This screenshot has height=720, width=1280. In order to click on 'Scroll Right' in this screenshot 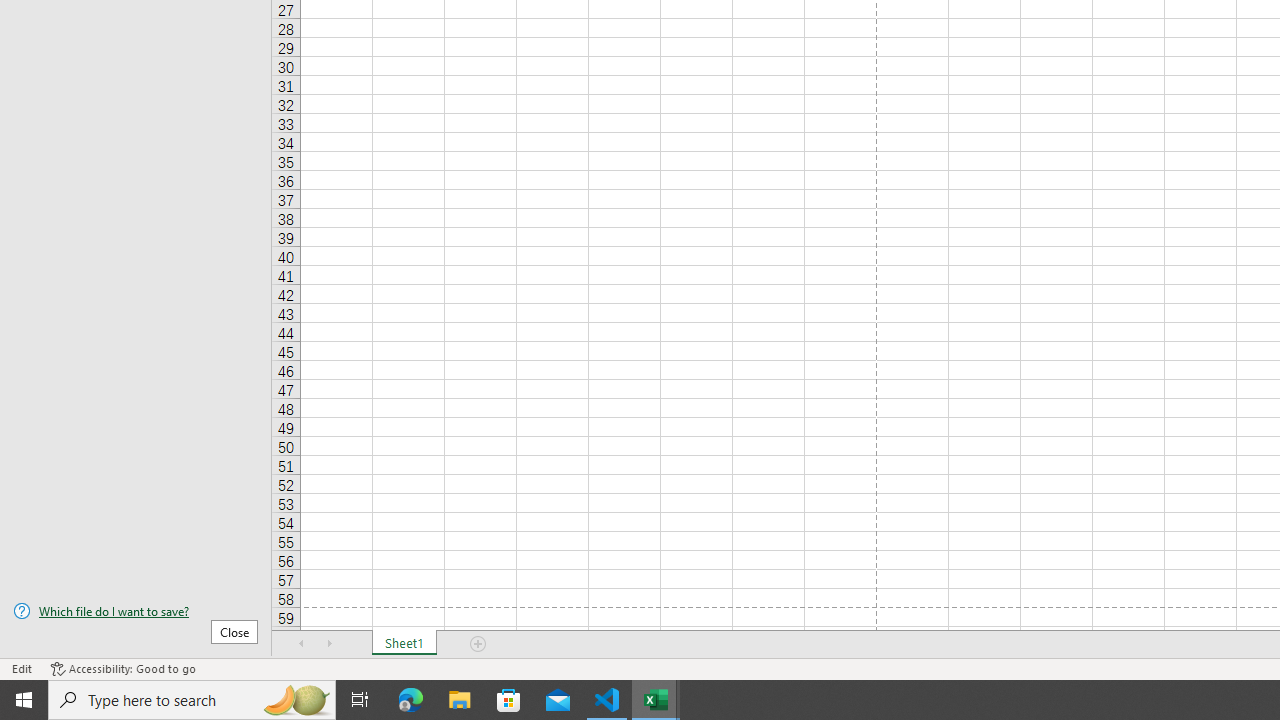, I will do `click(330, 644)`.